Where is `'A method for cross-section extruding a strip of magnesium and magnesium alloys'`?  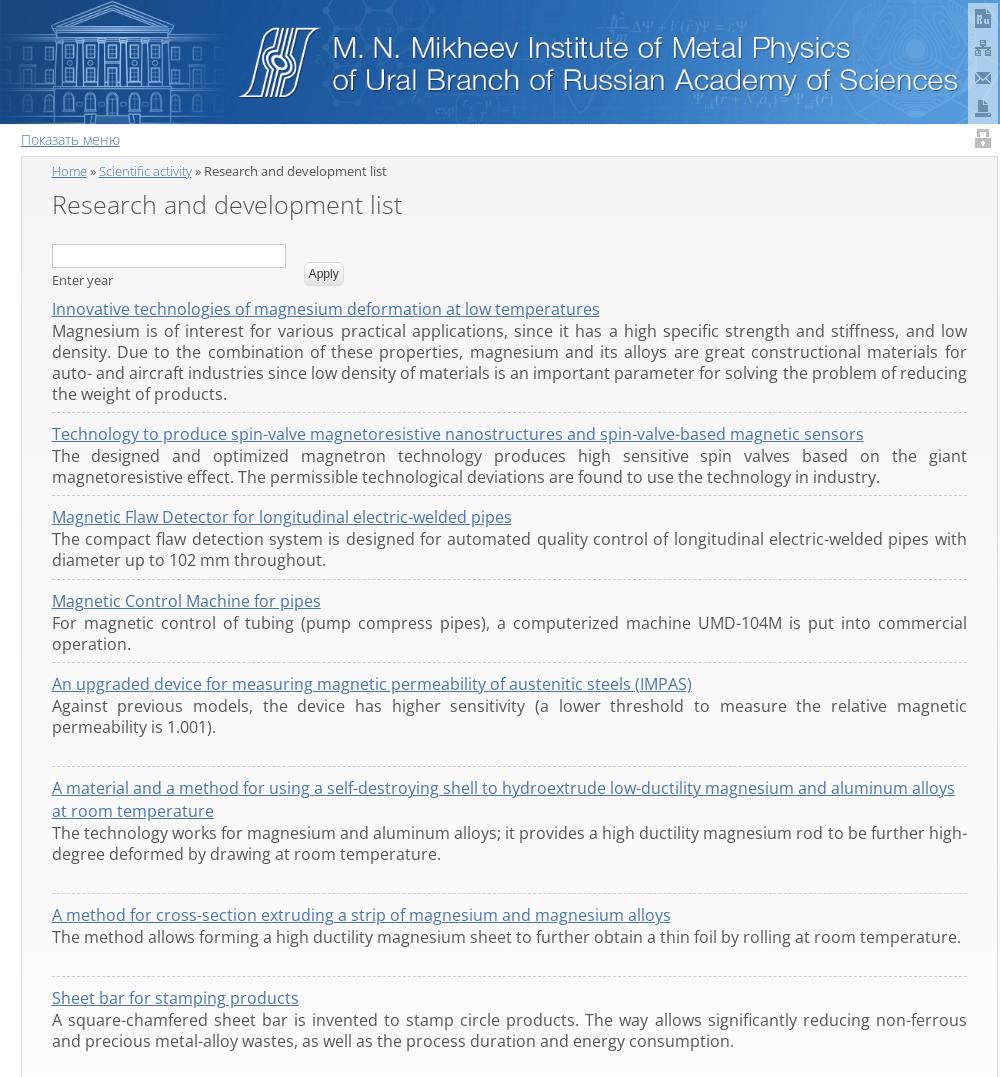 'A method for cross-section extruding a strip of magnesium and magnesium alloys' is located at coordinates (359, 914).